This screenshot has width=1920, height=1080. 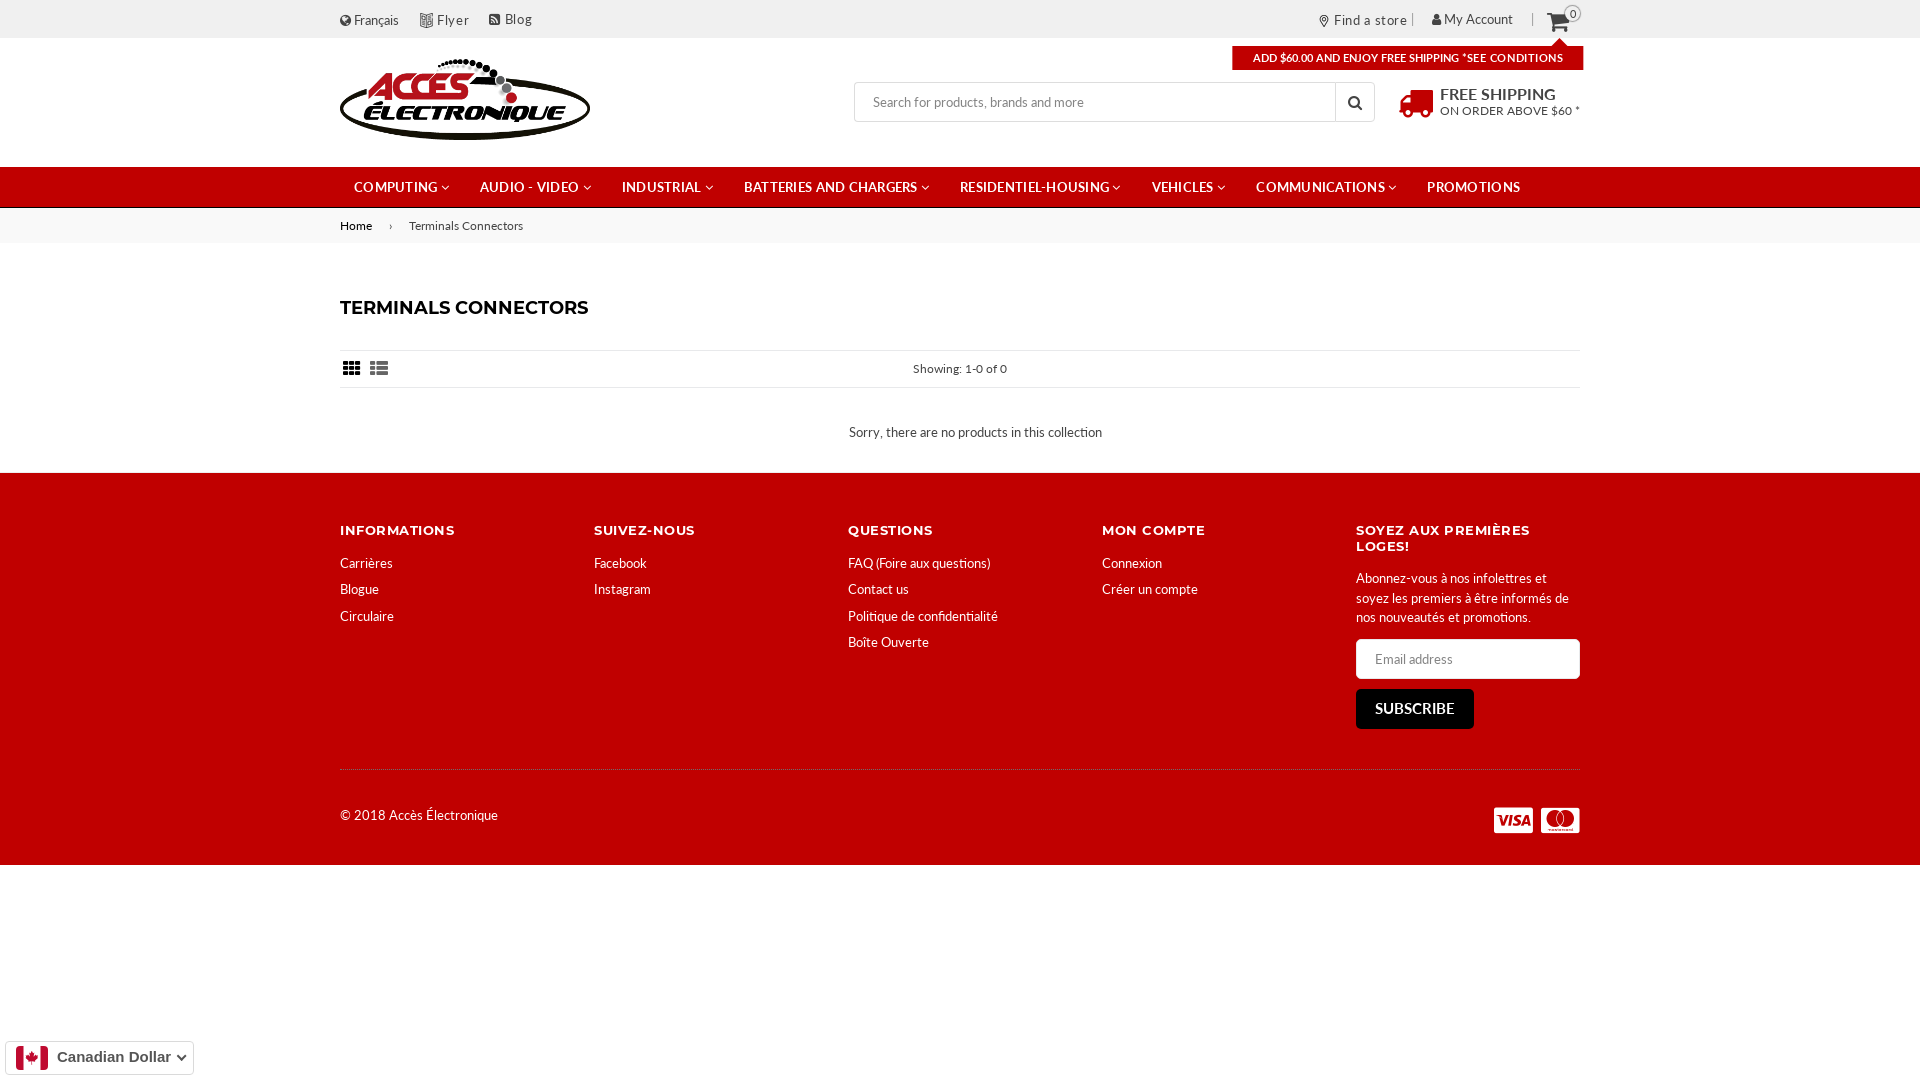 I want to click on 'INDUSTRIAL', so click(x=667, y=186).